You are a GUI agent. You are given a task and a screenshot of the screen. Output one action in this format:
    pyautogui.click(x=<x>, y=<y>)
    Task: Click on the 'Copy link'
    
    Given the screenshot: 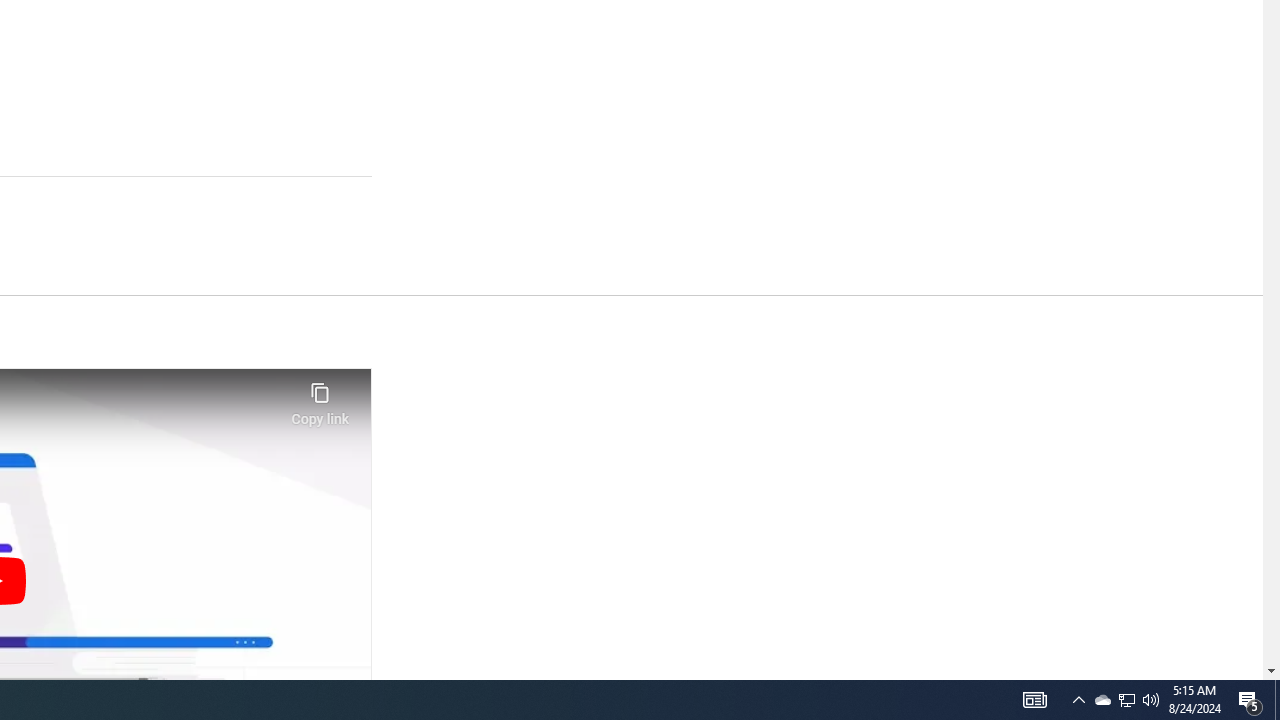 What is the action you would take?
    pyautogui.click(x=320, y=398)
    